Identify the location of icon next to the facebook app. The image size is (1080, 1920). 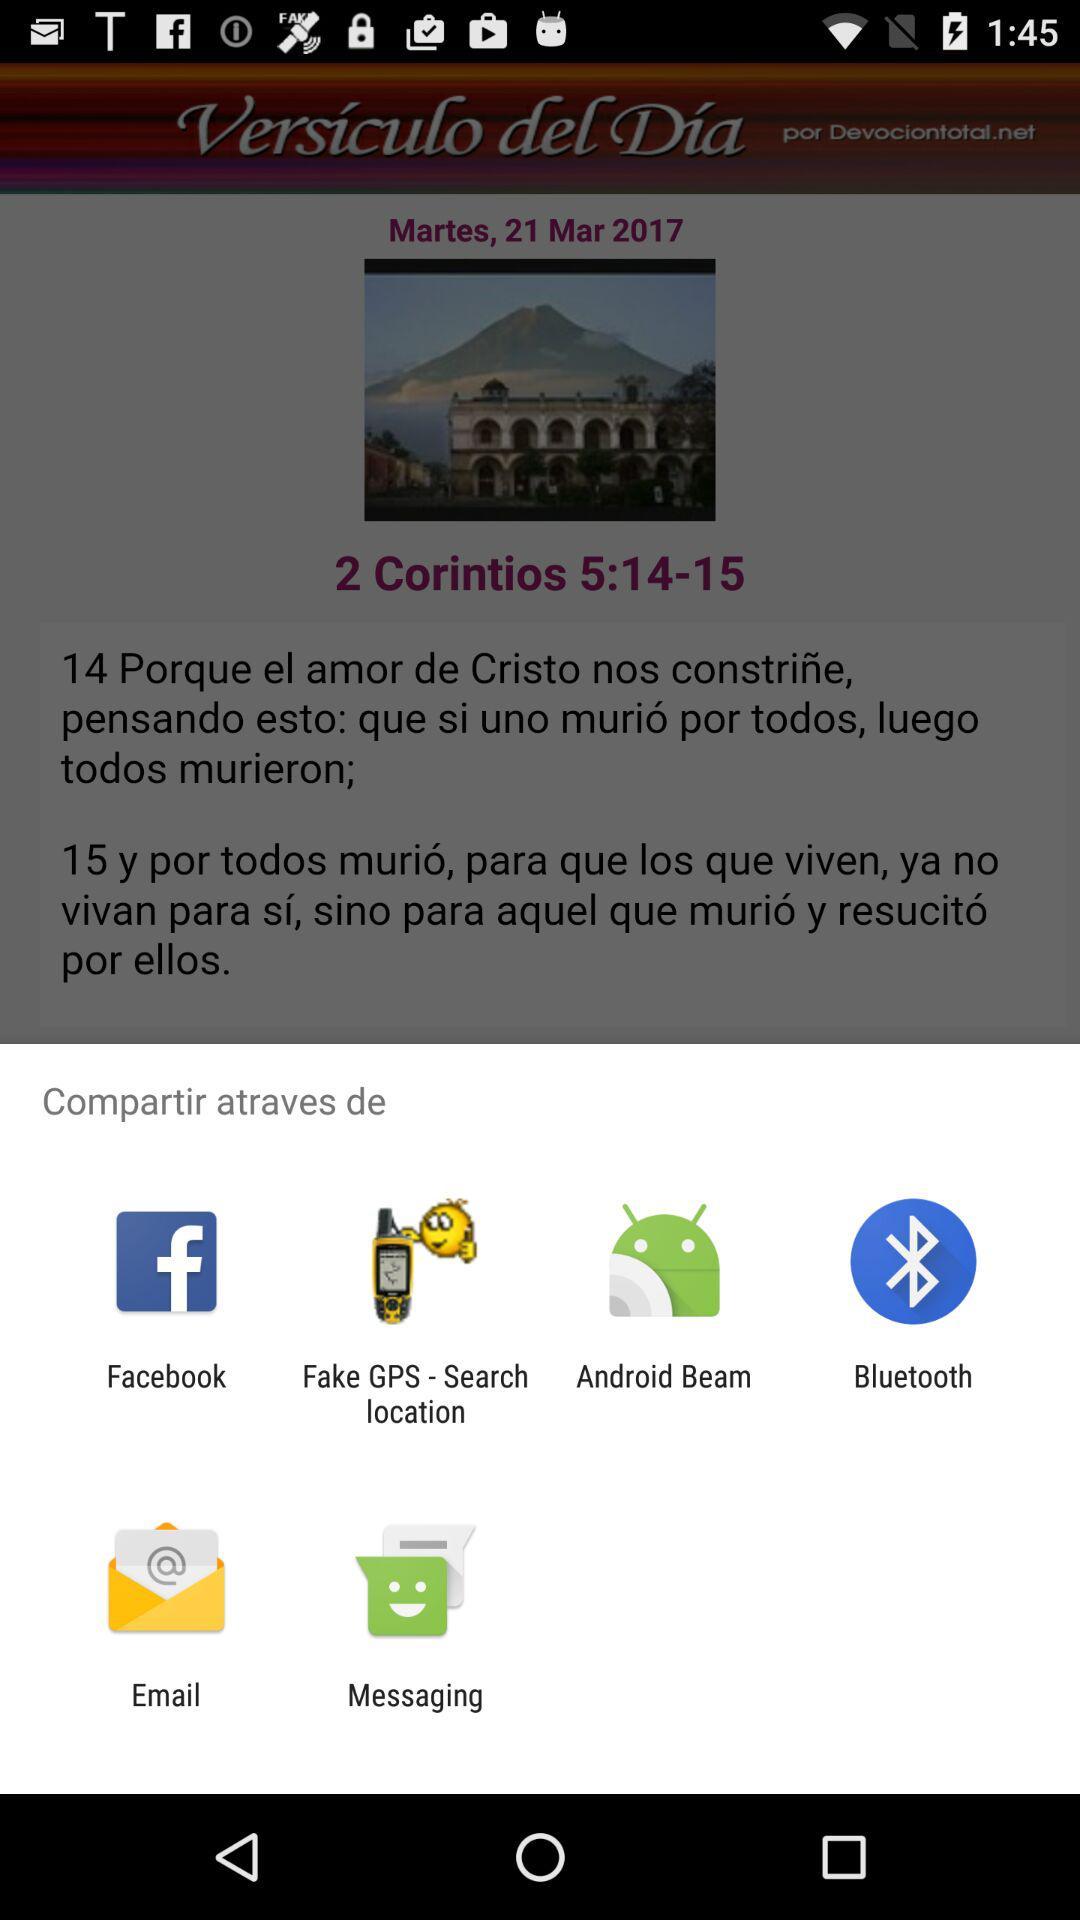
(414, 1392).